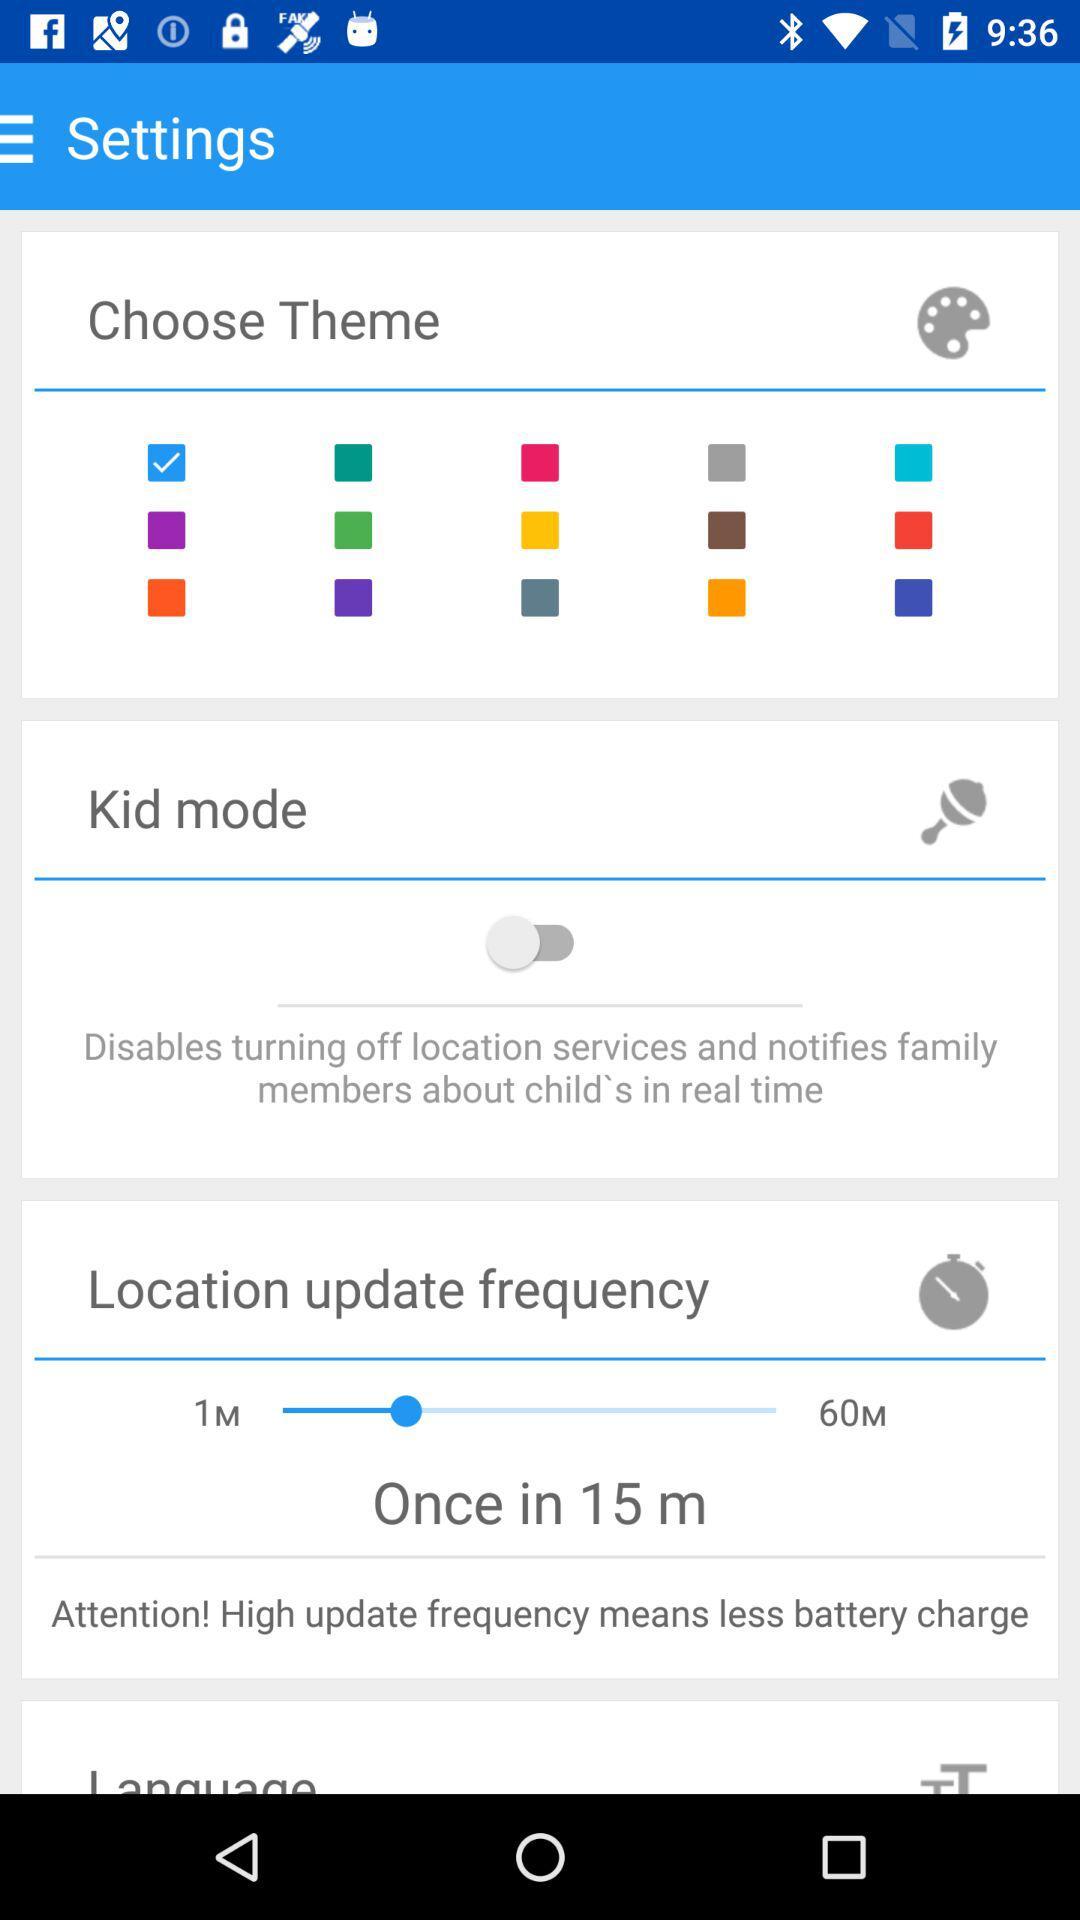 This screenshot has width=1080, height=1920. What do you see at coordinates (540, 941) in the screenshot?
I see `location option` at bounding box center [540, 941].